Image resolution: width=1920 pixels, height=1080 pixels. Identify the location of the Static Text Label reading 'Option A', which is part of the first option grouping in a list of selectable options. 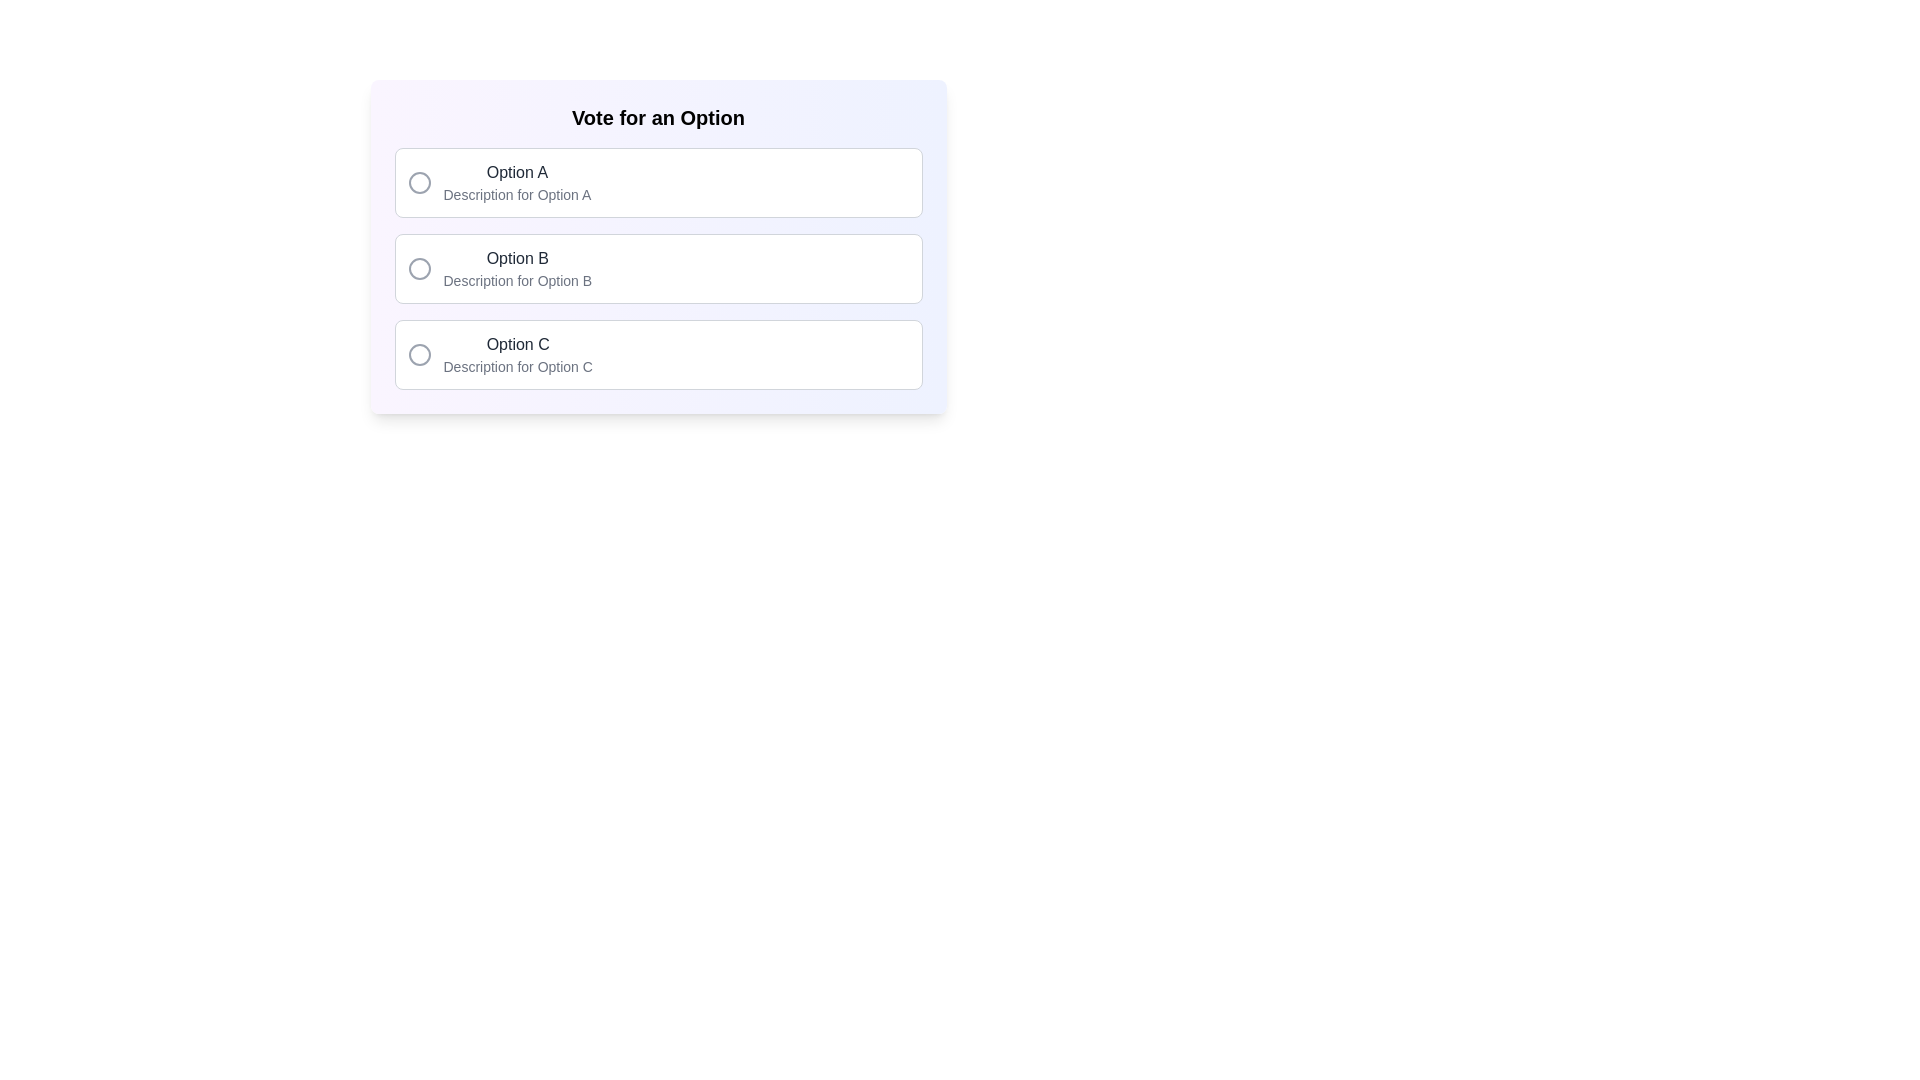
(517, 172).